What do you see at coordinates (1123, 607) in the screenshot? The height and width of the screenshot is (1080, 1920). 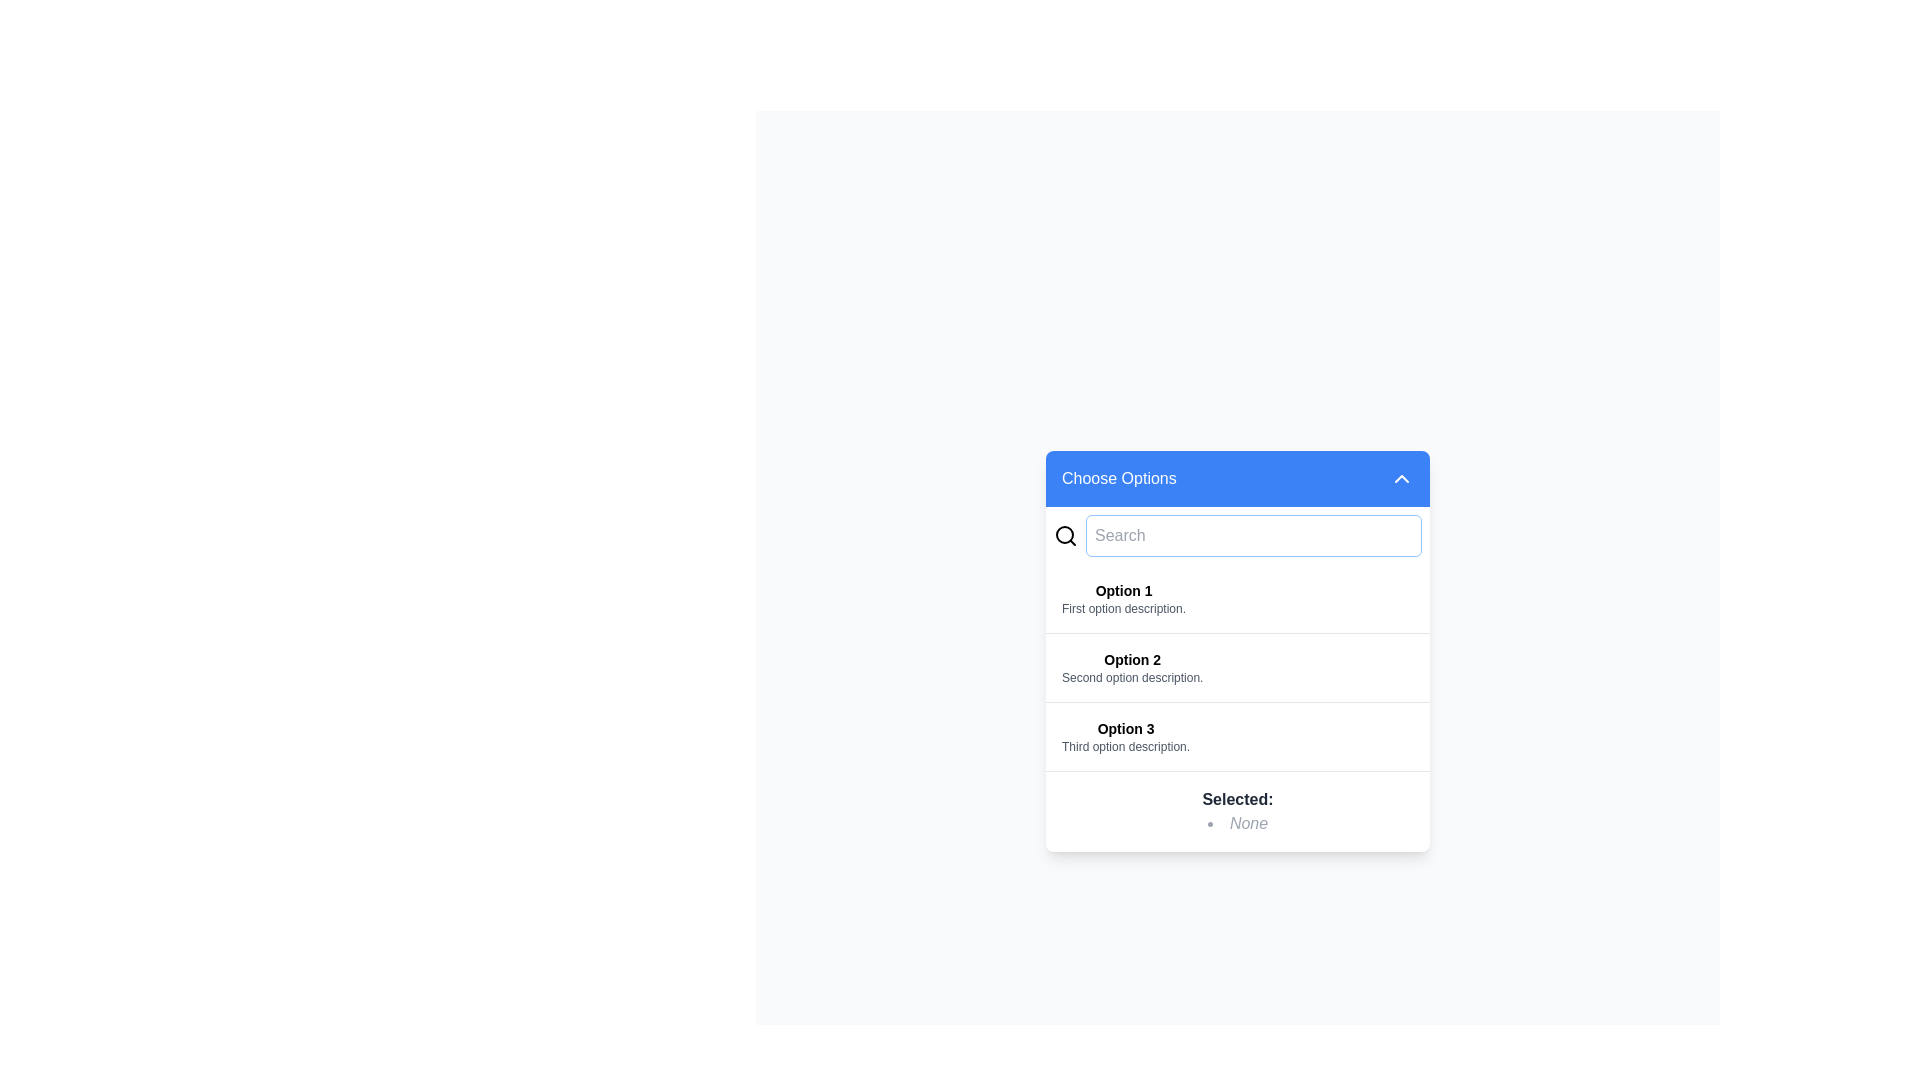 I see `the text label providing additional information for 'Option 1', which is positioned directly below the 'Option 1' title in the interface` at bounding box center [1123, 607].